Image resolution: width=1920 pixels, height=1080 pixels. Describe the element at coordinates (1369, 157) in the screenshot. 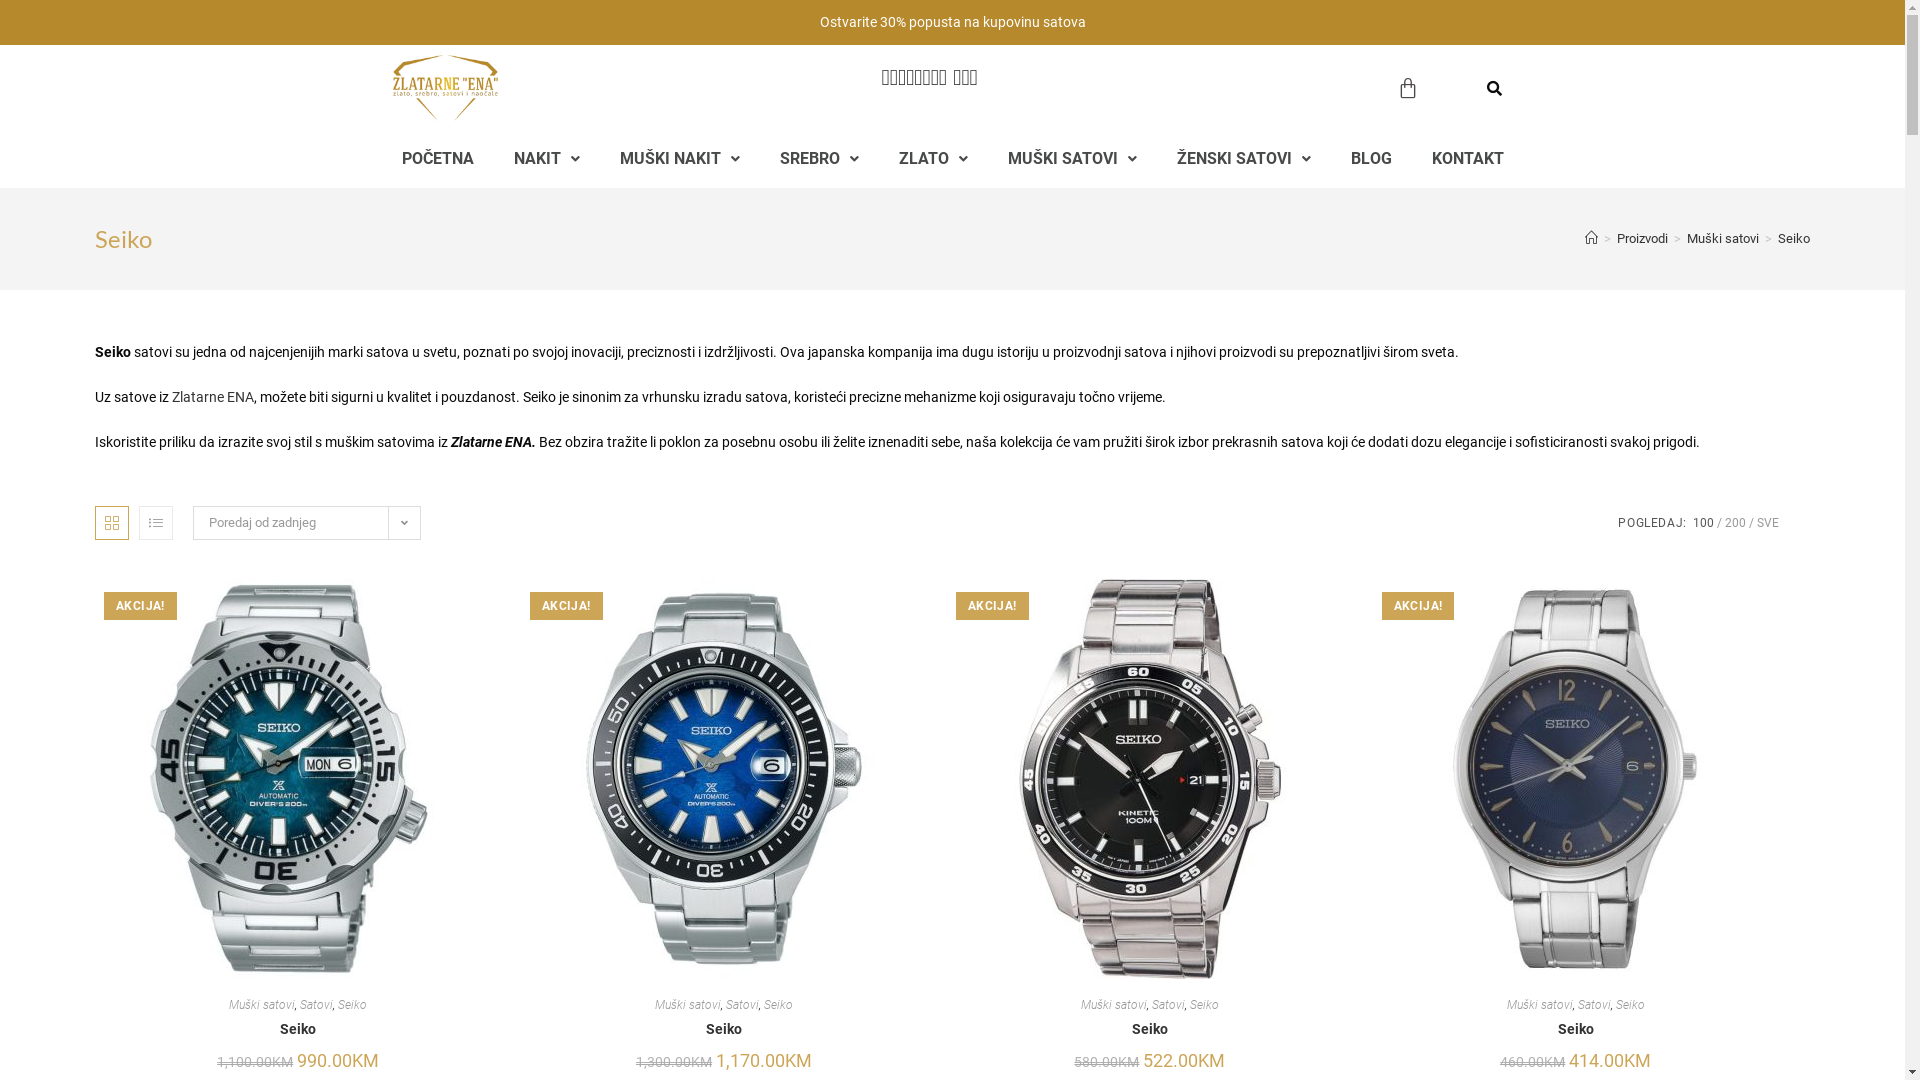

I see `'BLOG'` at that location.